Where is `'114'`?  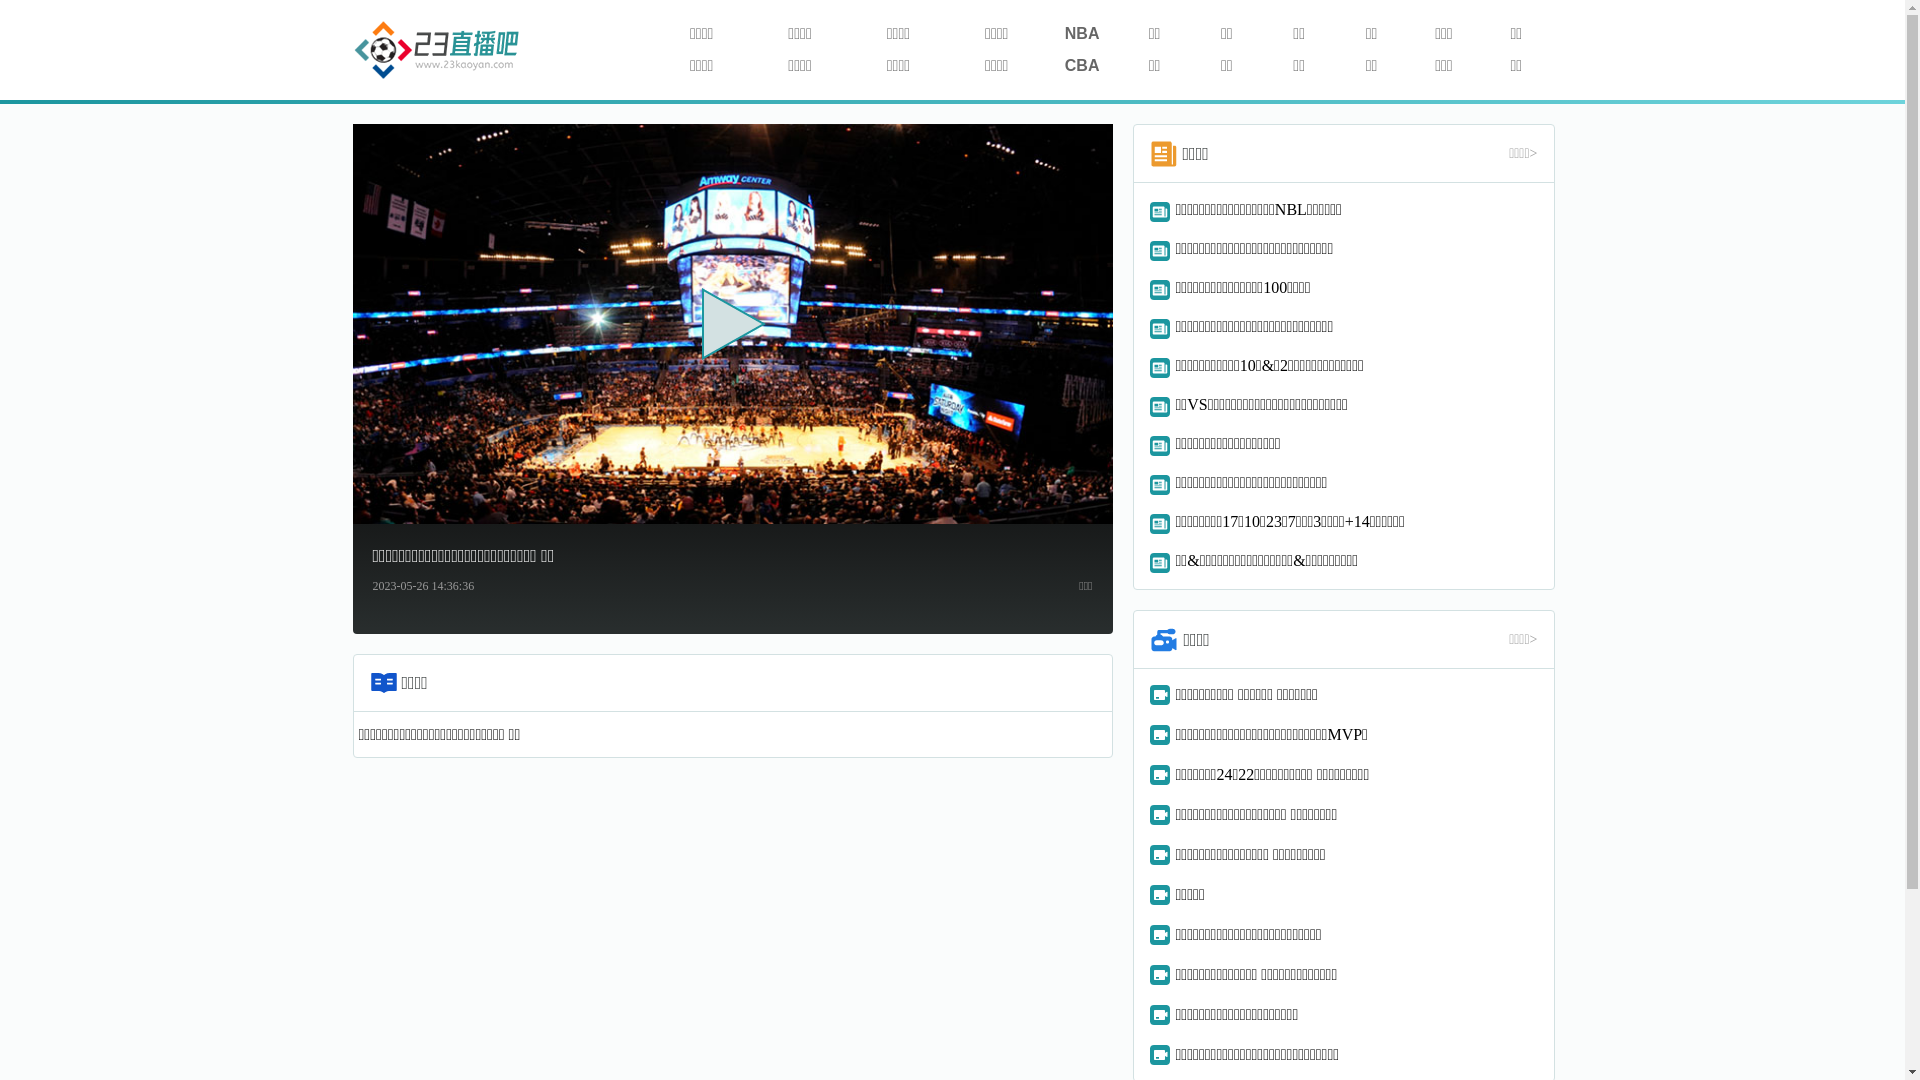
'114' is located at coordinates (435, 51).